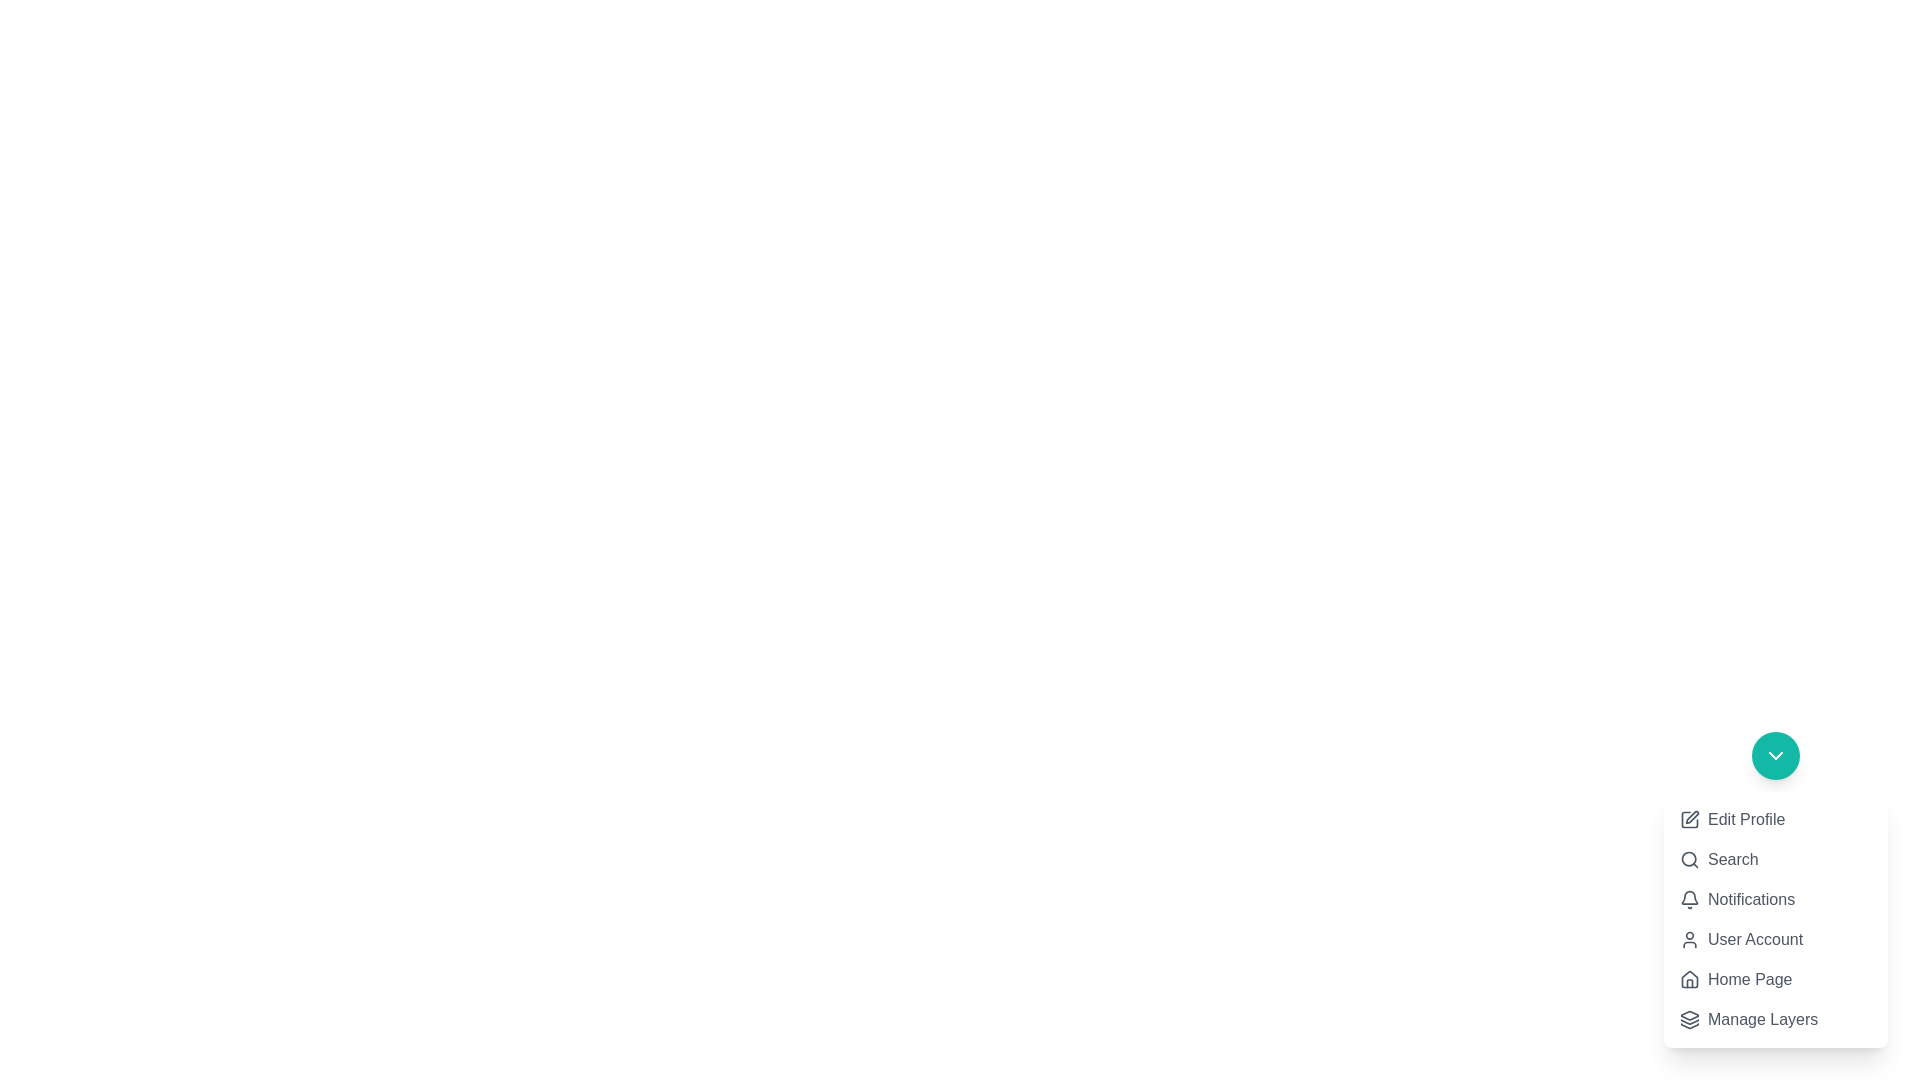 Image resolution: width=1920 pixels, height=1080 pixels. I want to click on the Interactive button at the bottom of the menu panel to change its text color, so click(1748, 1019).